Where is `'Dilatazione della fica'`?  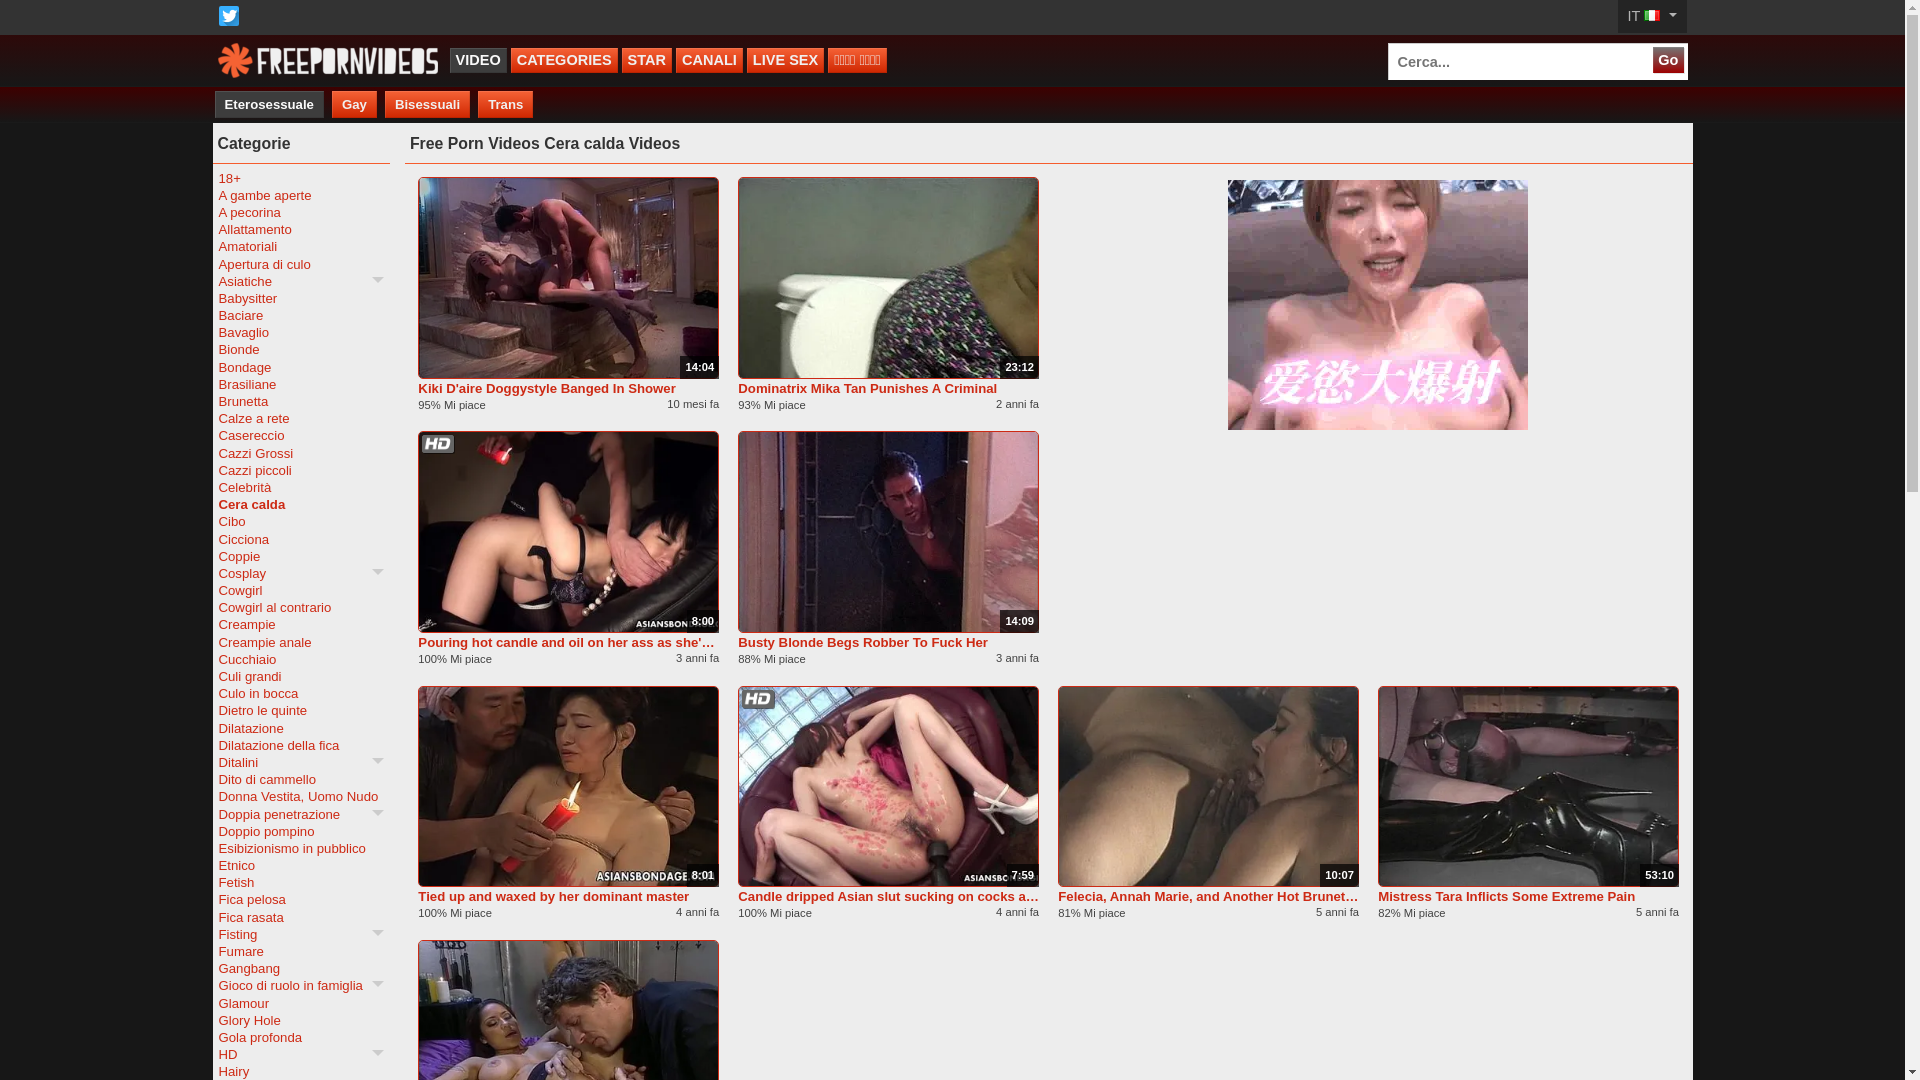
'Dilatazione della fica' is located at coordinates (217, 745).